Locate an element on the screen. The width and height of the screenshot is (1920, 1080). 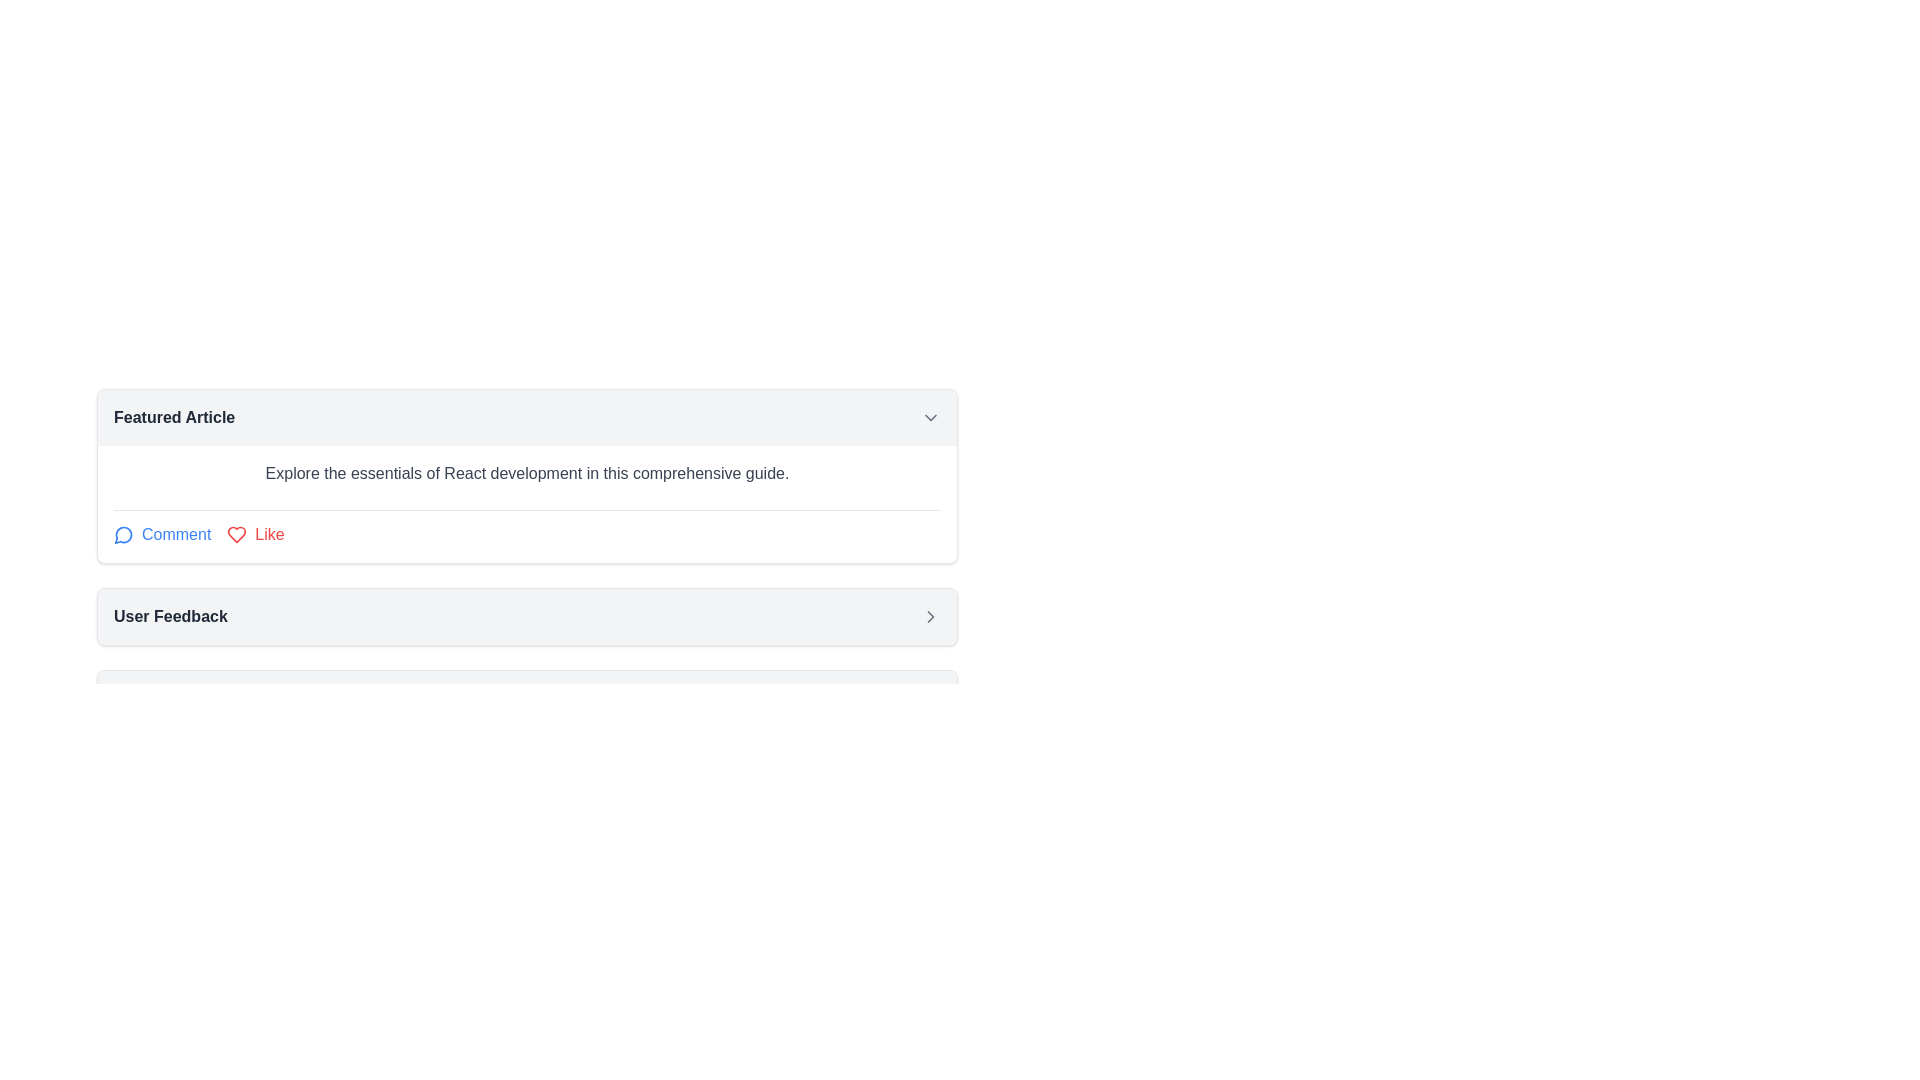
the button located below the 'Featured Article' section is located at coordinates (527, 616).